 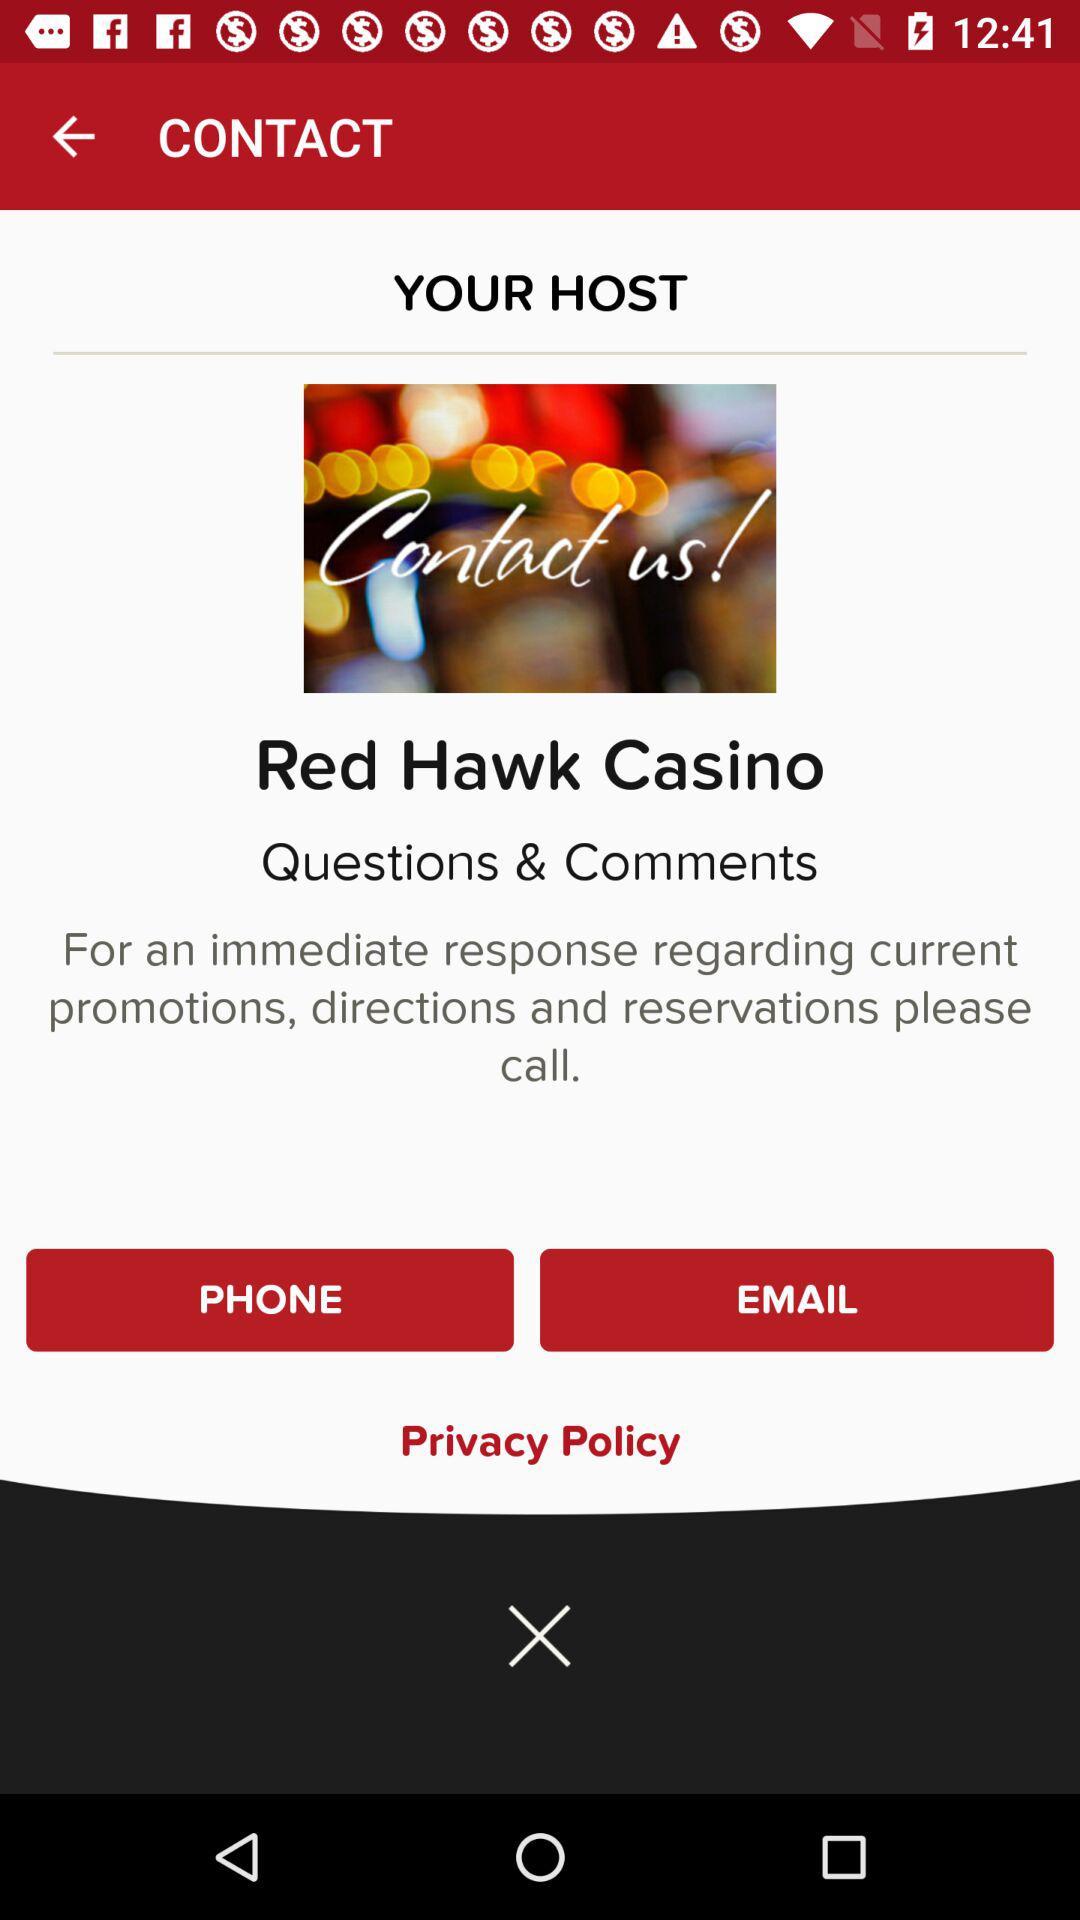 What do you see at coordinates (795, 1300) in the screenshot?
I see `the icon to the right of phone icon` at bounding box center [795, 1300].